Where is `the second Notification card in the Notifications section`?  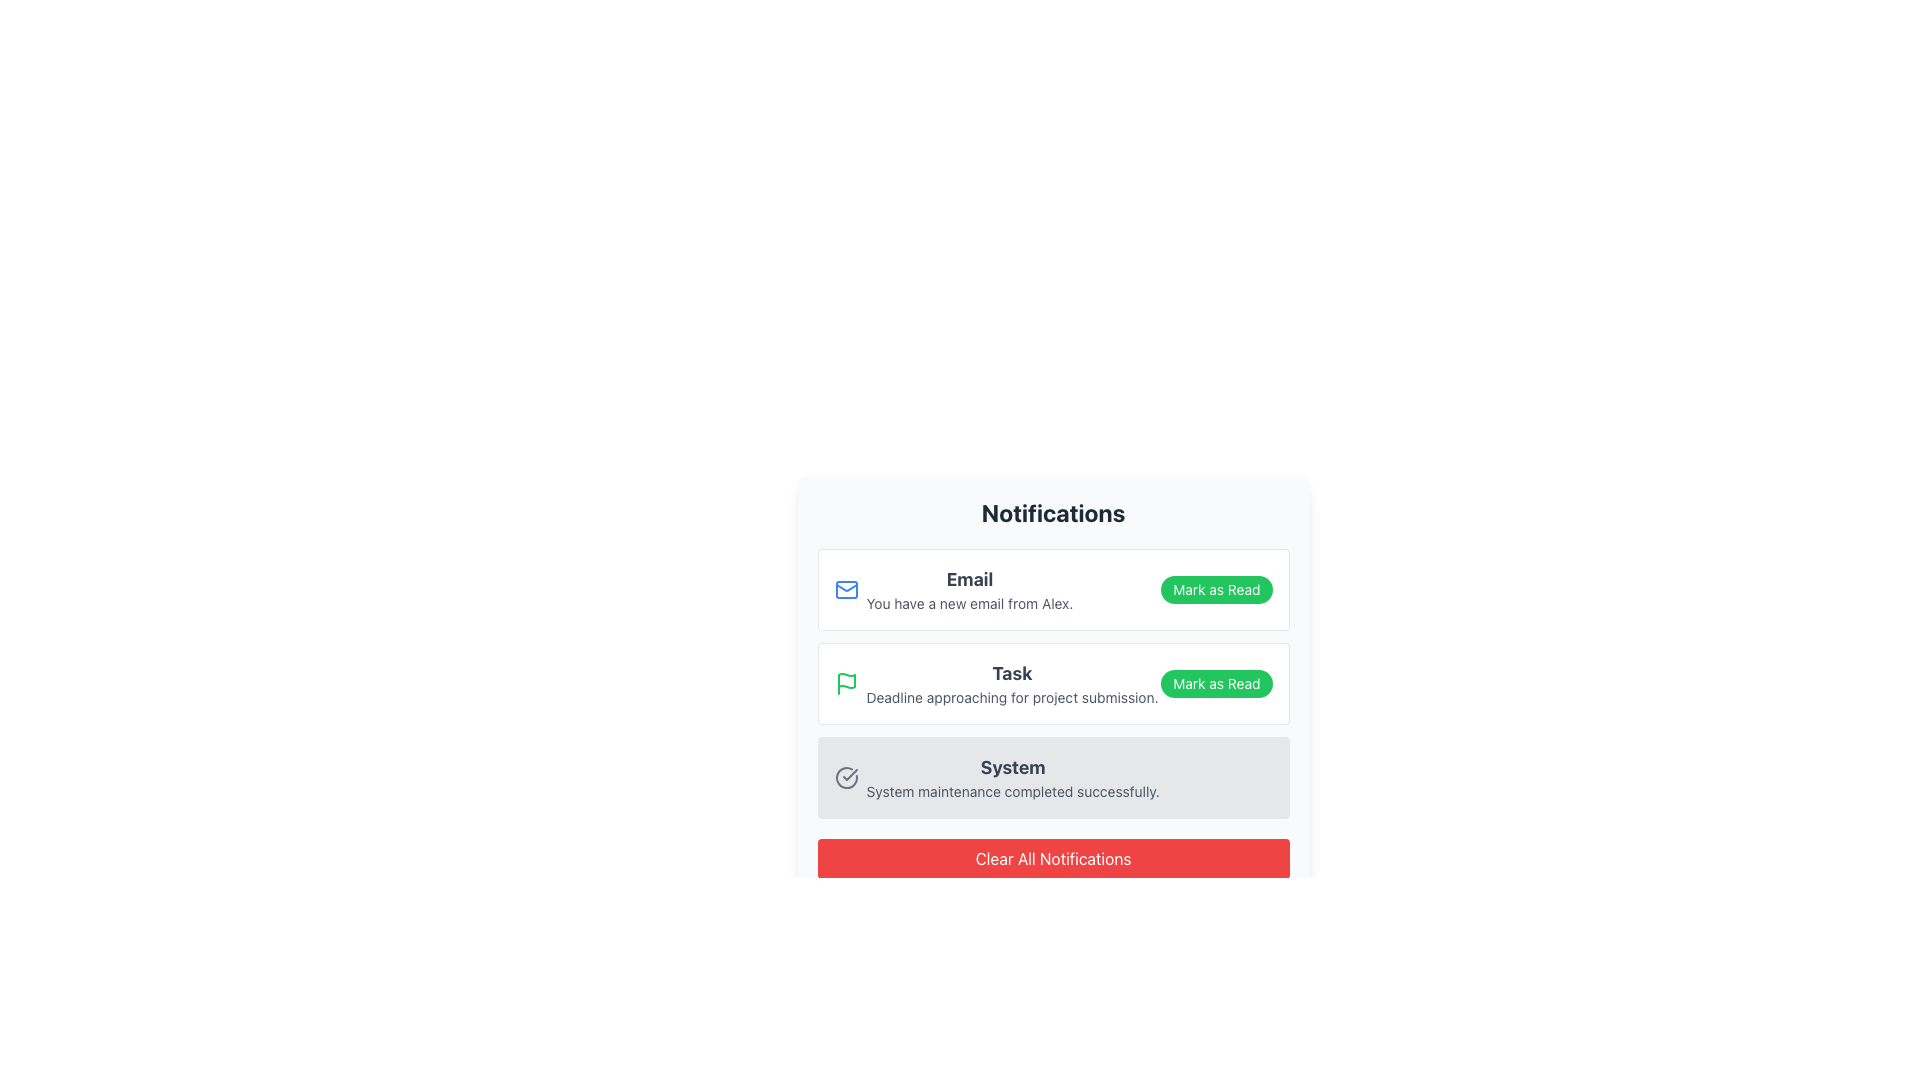
the second Notification card in the Notifications section is located at coordinates (1052, 686).